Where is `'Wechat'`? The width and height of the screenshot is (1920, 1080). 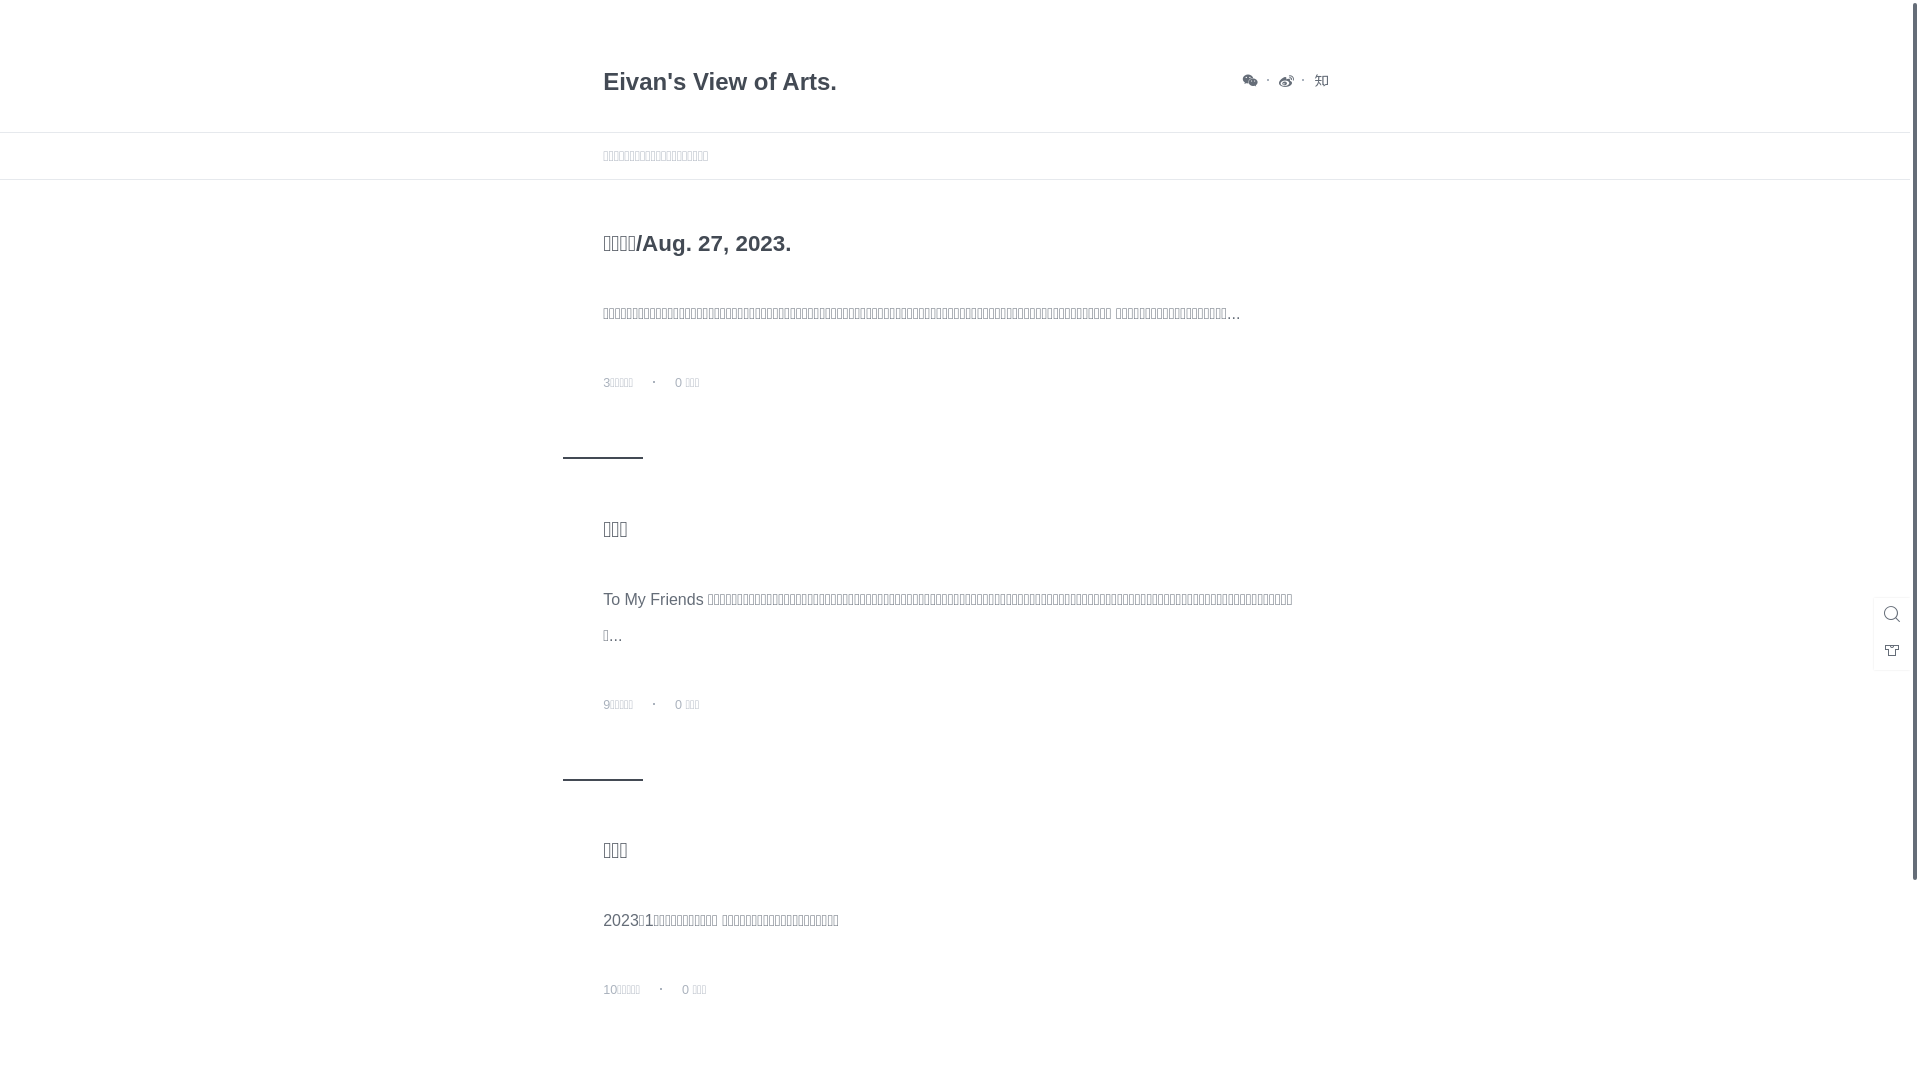 'Wechat' is located at coordinates (1250, 79).